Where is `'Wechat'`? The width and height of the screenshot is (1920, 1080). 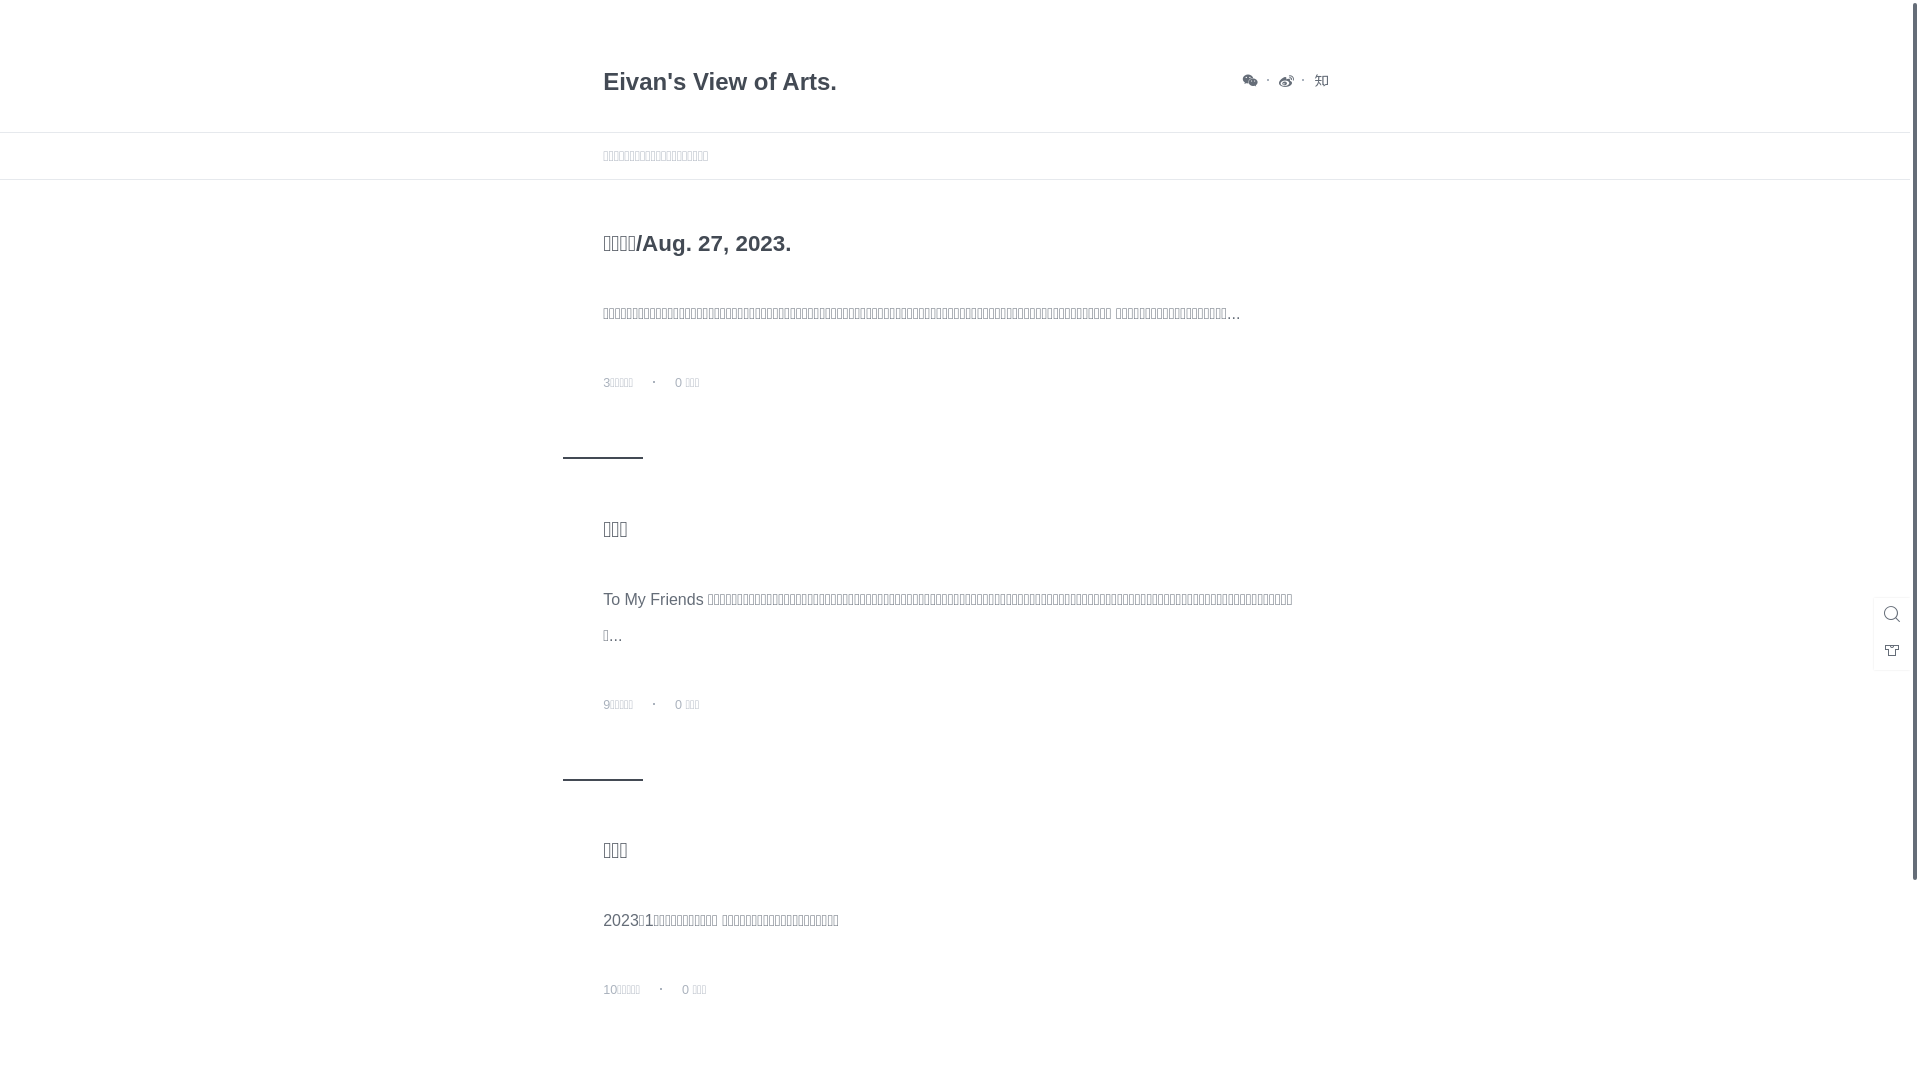 'Wechat' is located at coordinates (1250, 79).